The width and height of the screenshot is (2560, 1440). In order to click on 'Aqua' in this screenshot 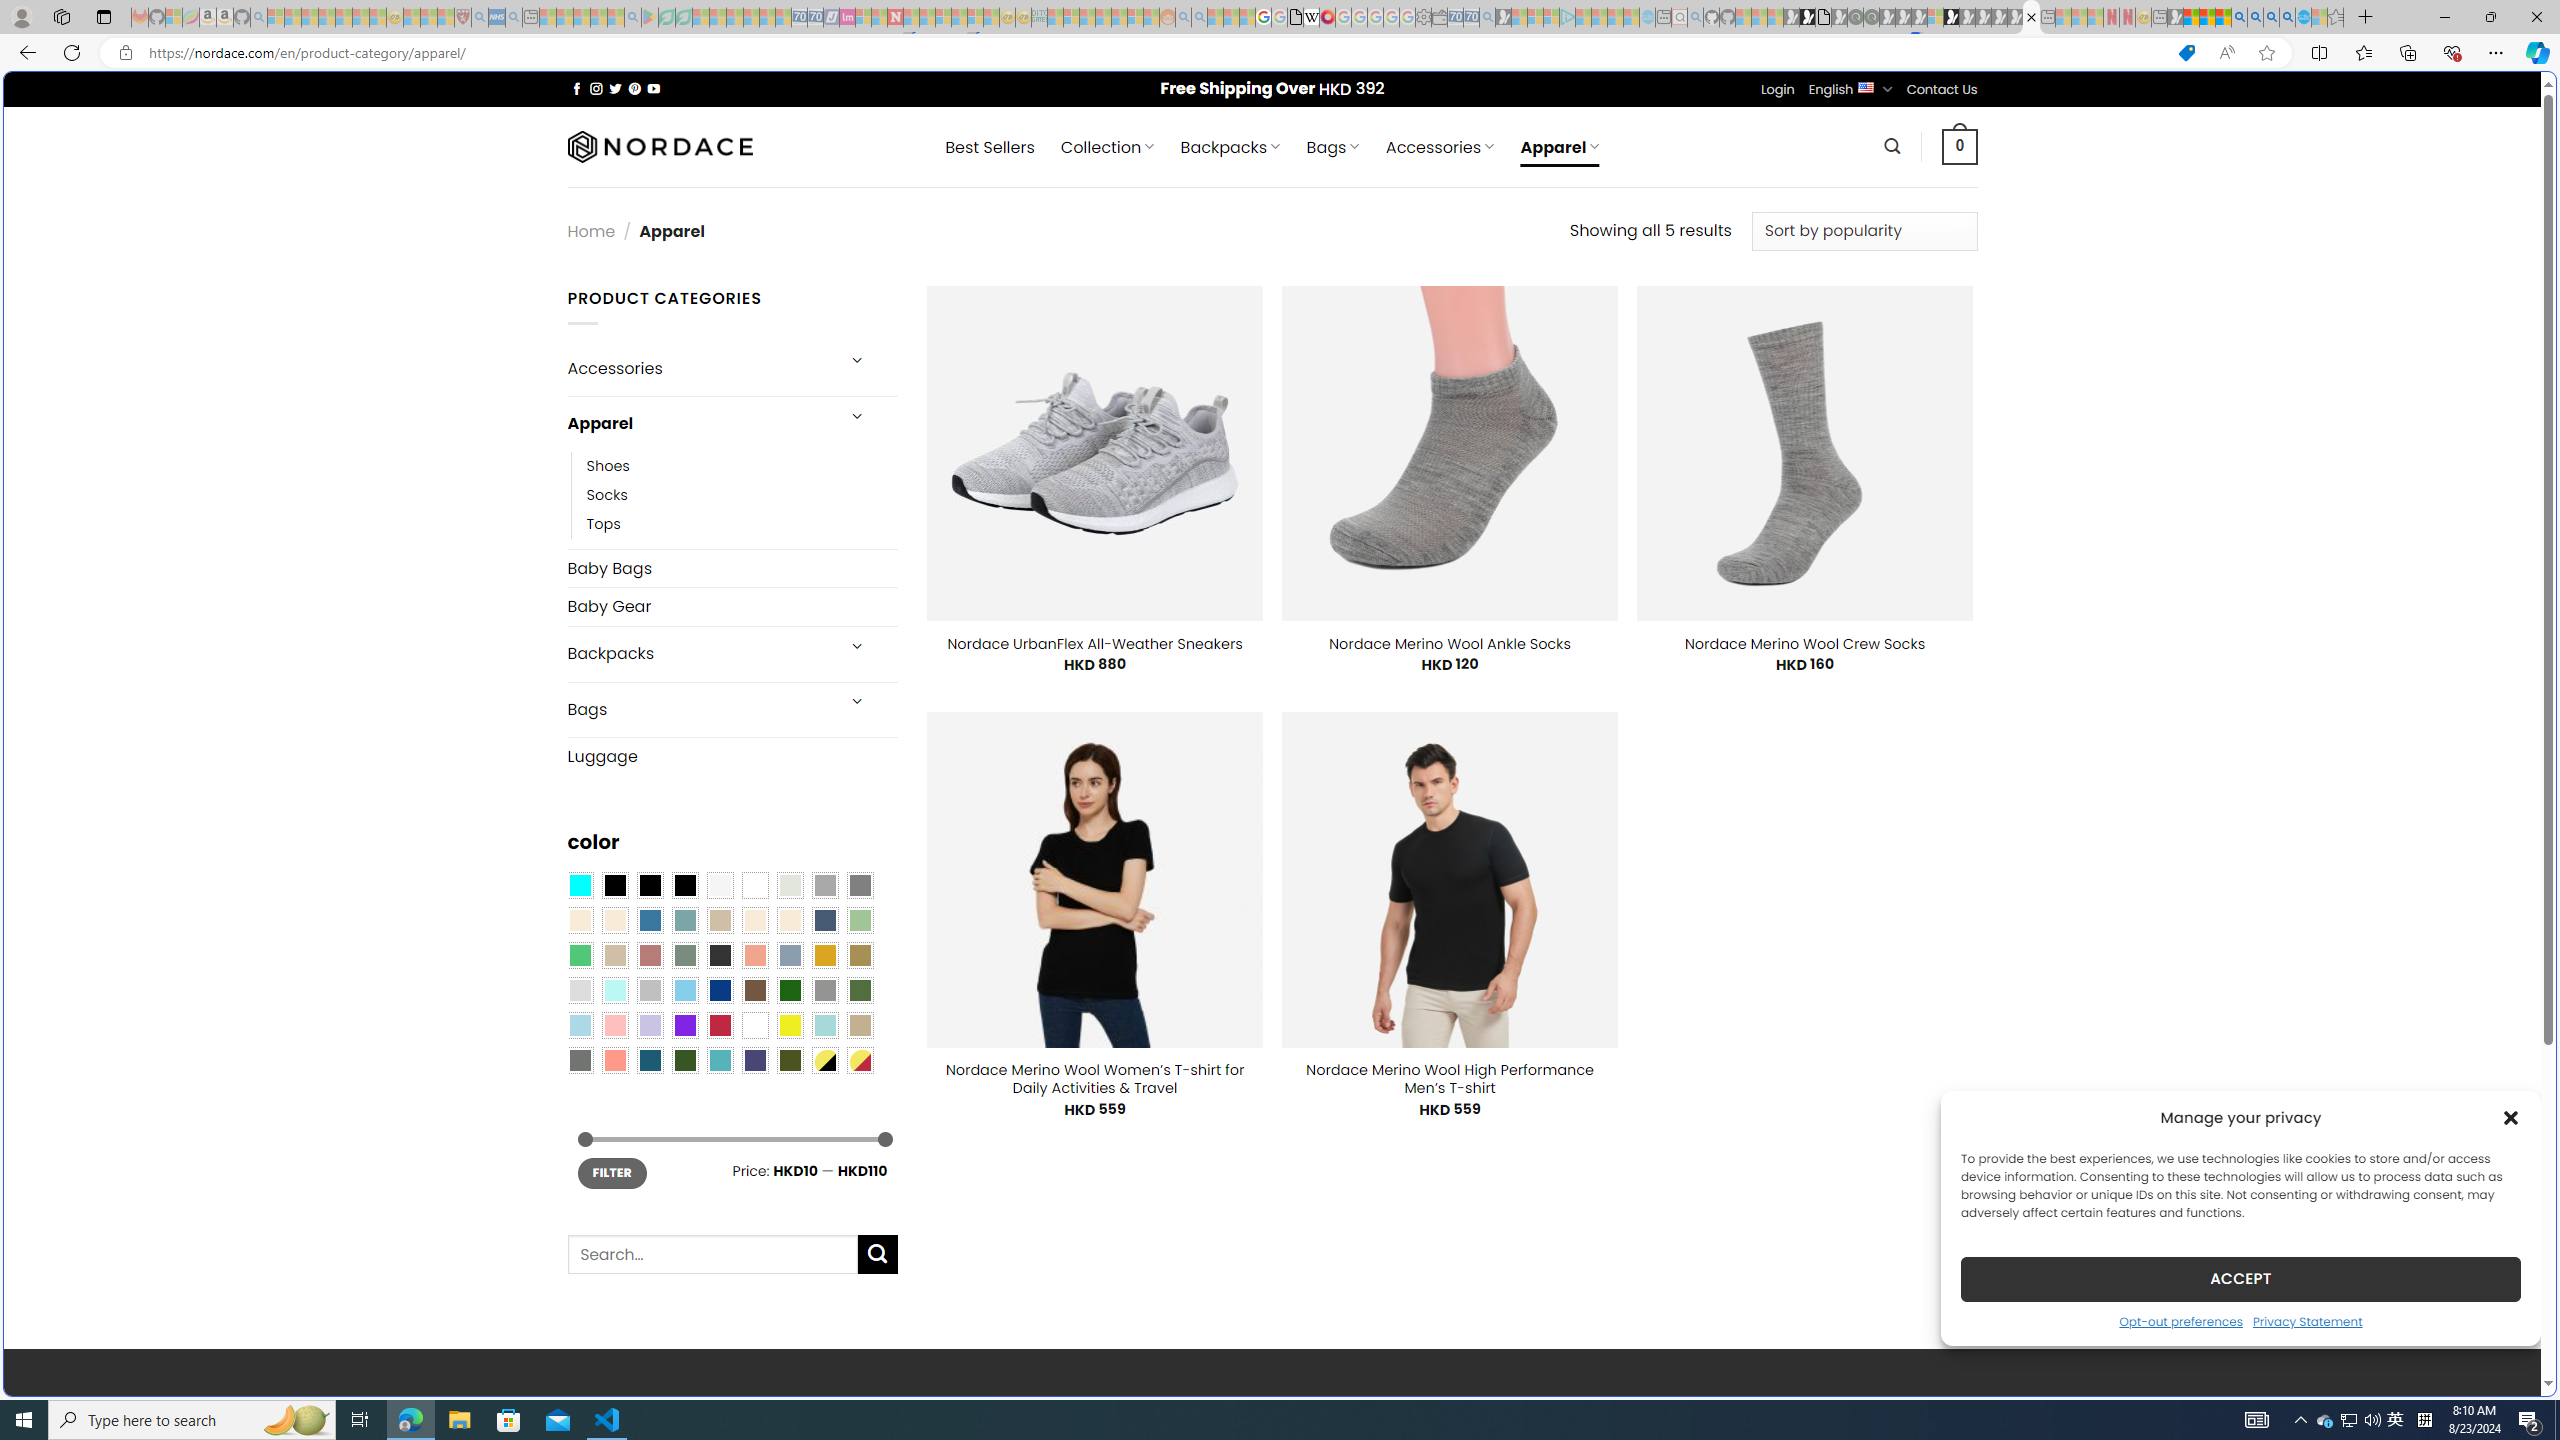, I will do `click(823, 1025)`.